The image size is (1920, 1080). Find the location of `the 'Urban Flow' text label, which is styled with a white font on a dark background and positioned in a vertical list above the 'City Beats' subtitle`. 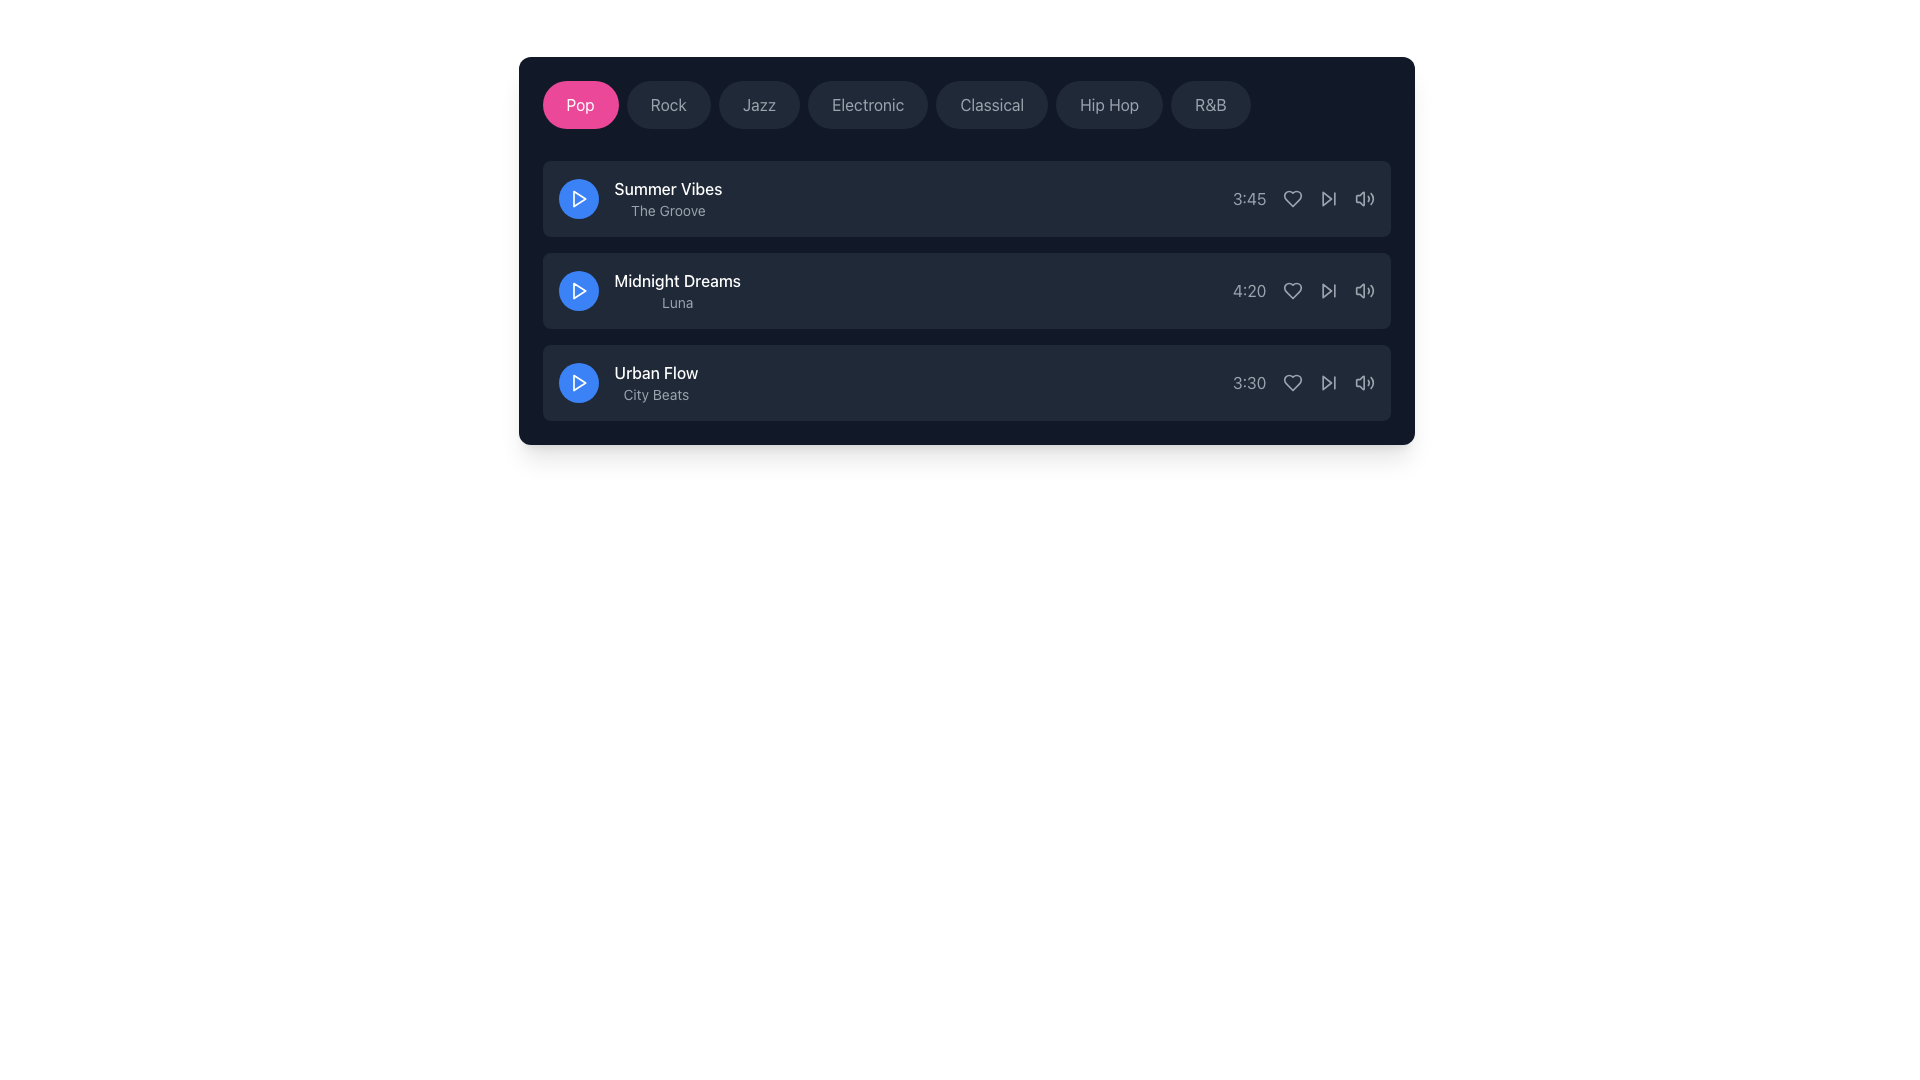

the 'Urban Flow' text label, which is styled with a white font on a dark background and positioned in a vertical list above the 'City Beats' subtitle is located at coordinates (656, 373).